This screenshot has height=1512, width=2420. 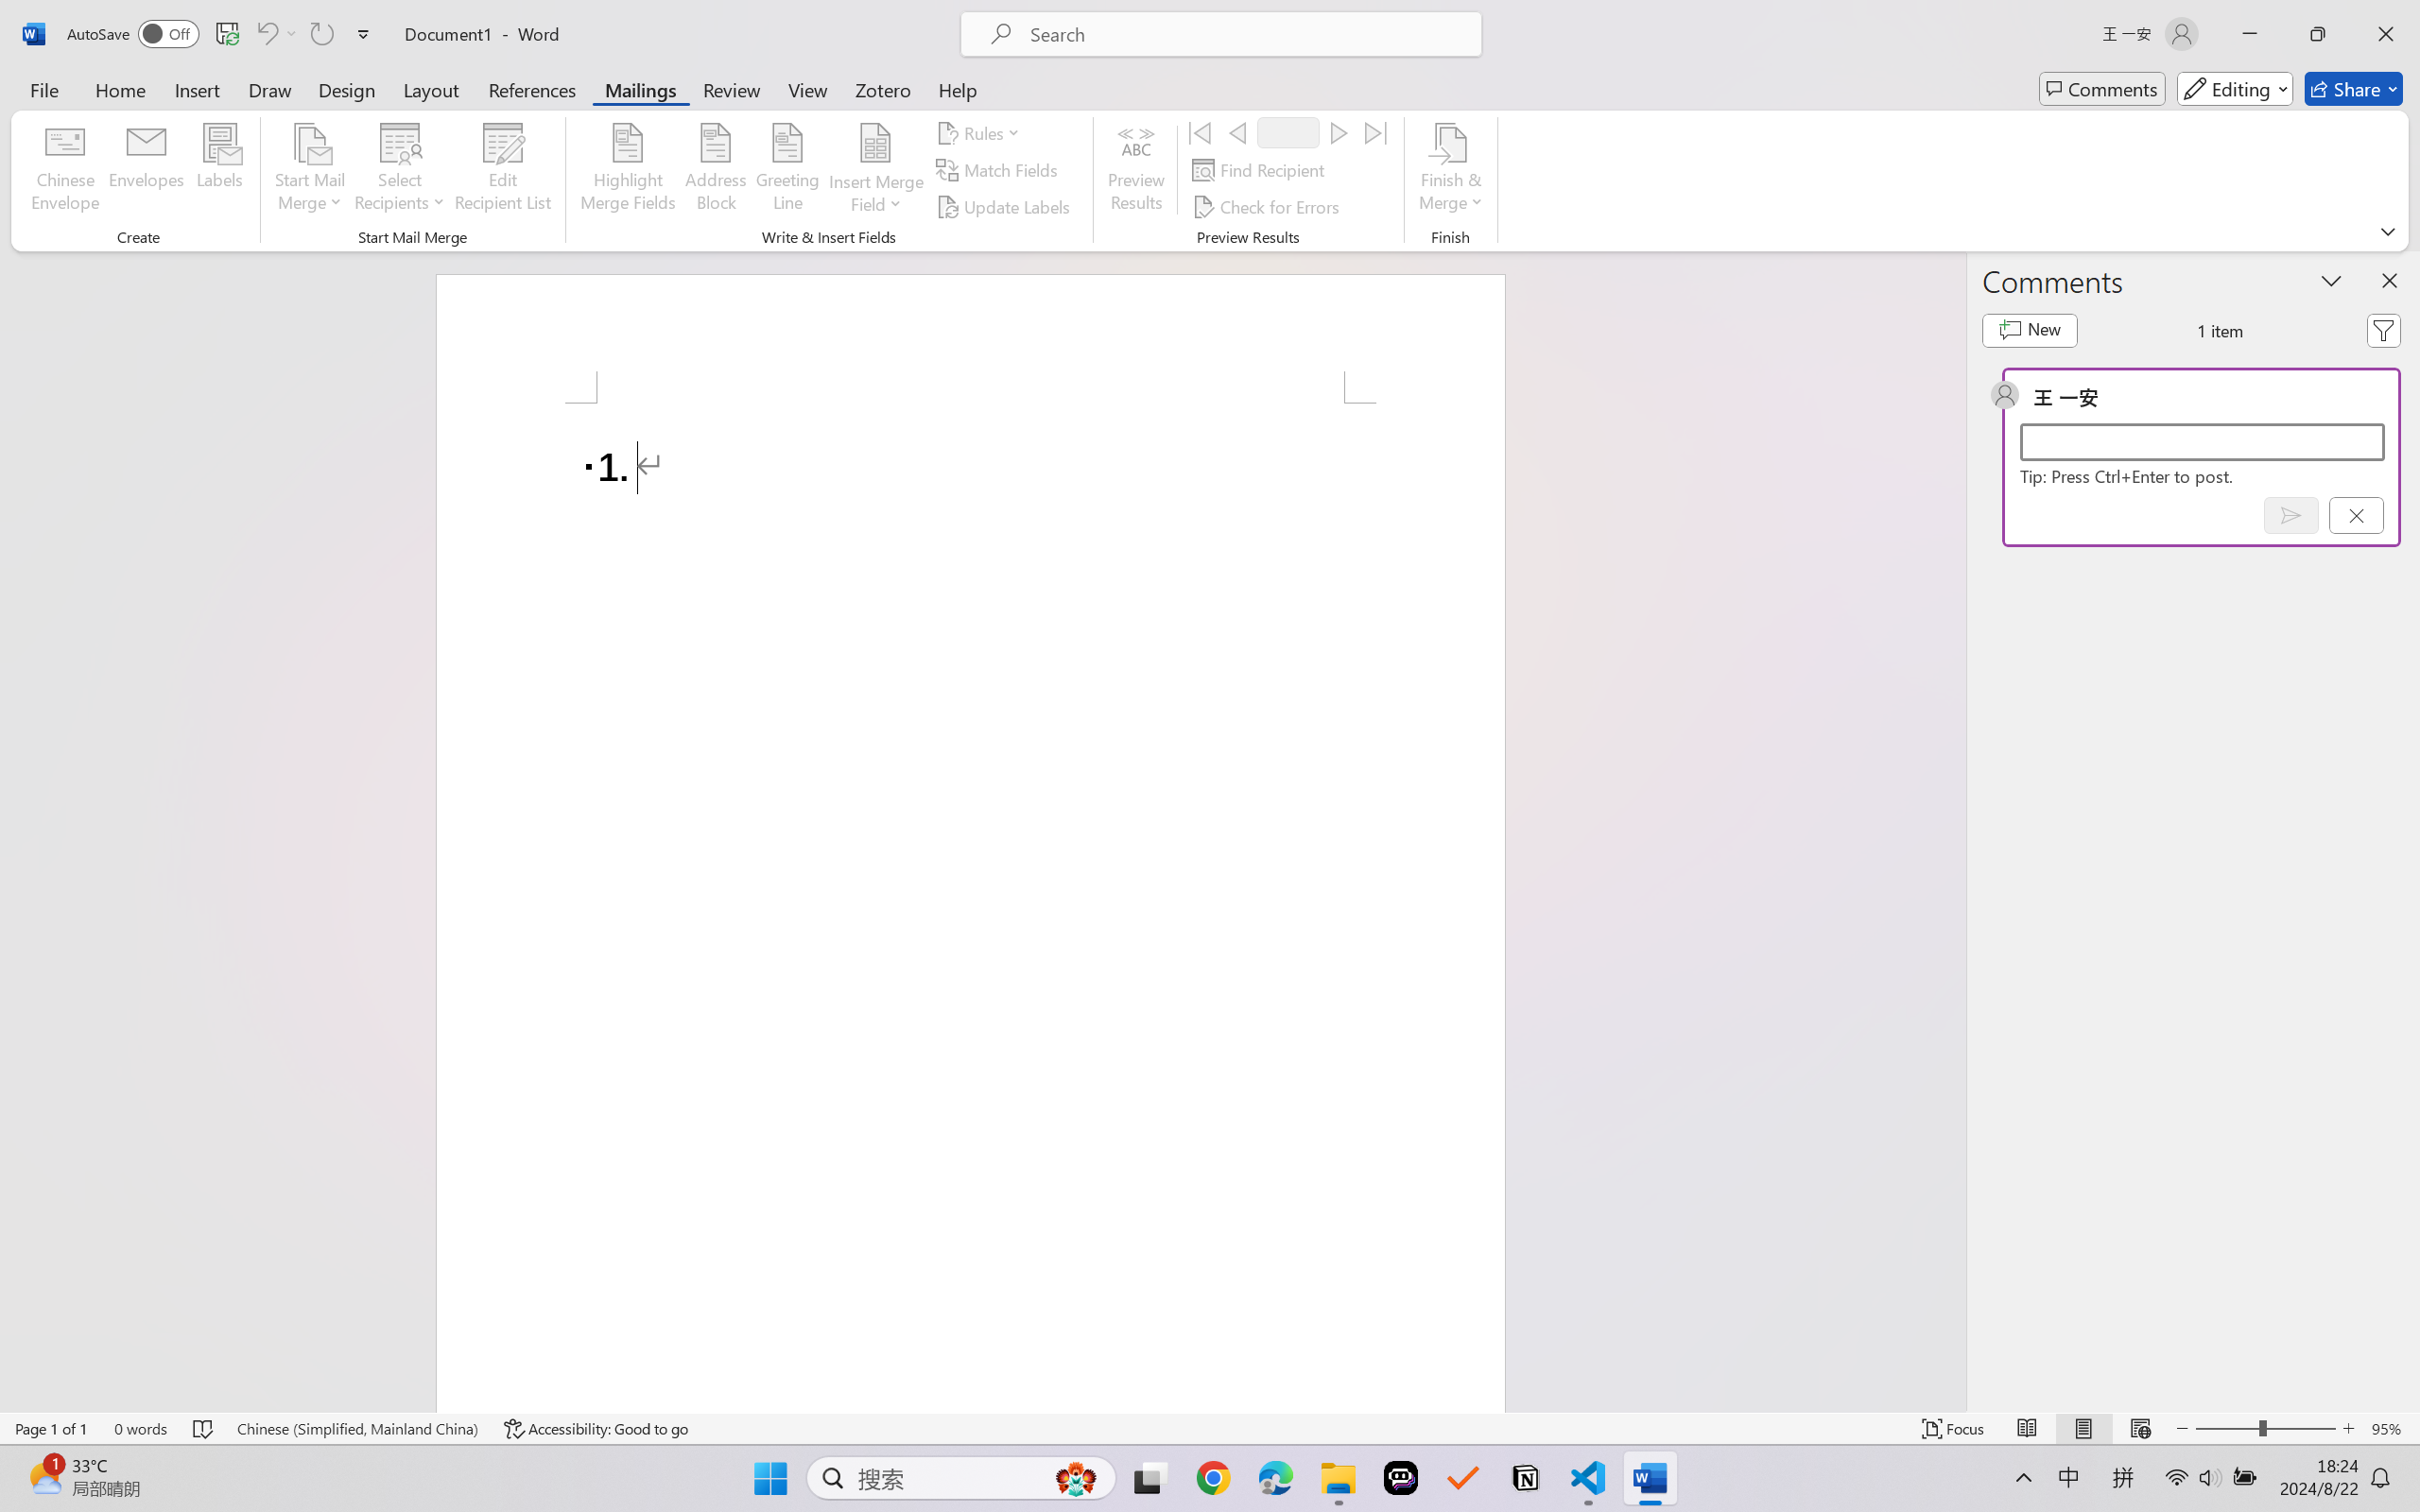 I want to click on 'Find Recipient...', so click(x=1259, y=170).